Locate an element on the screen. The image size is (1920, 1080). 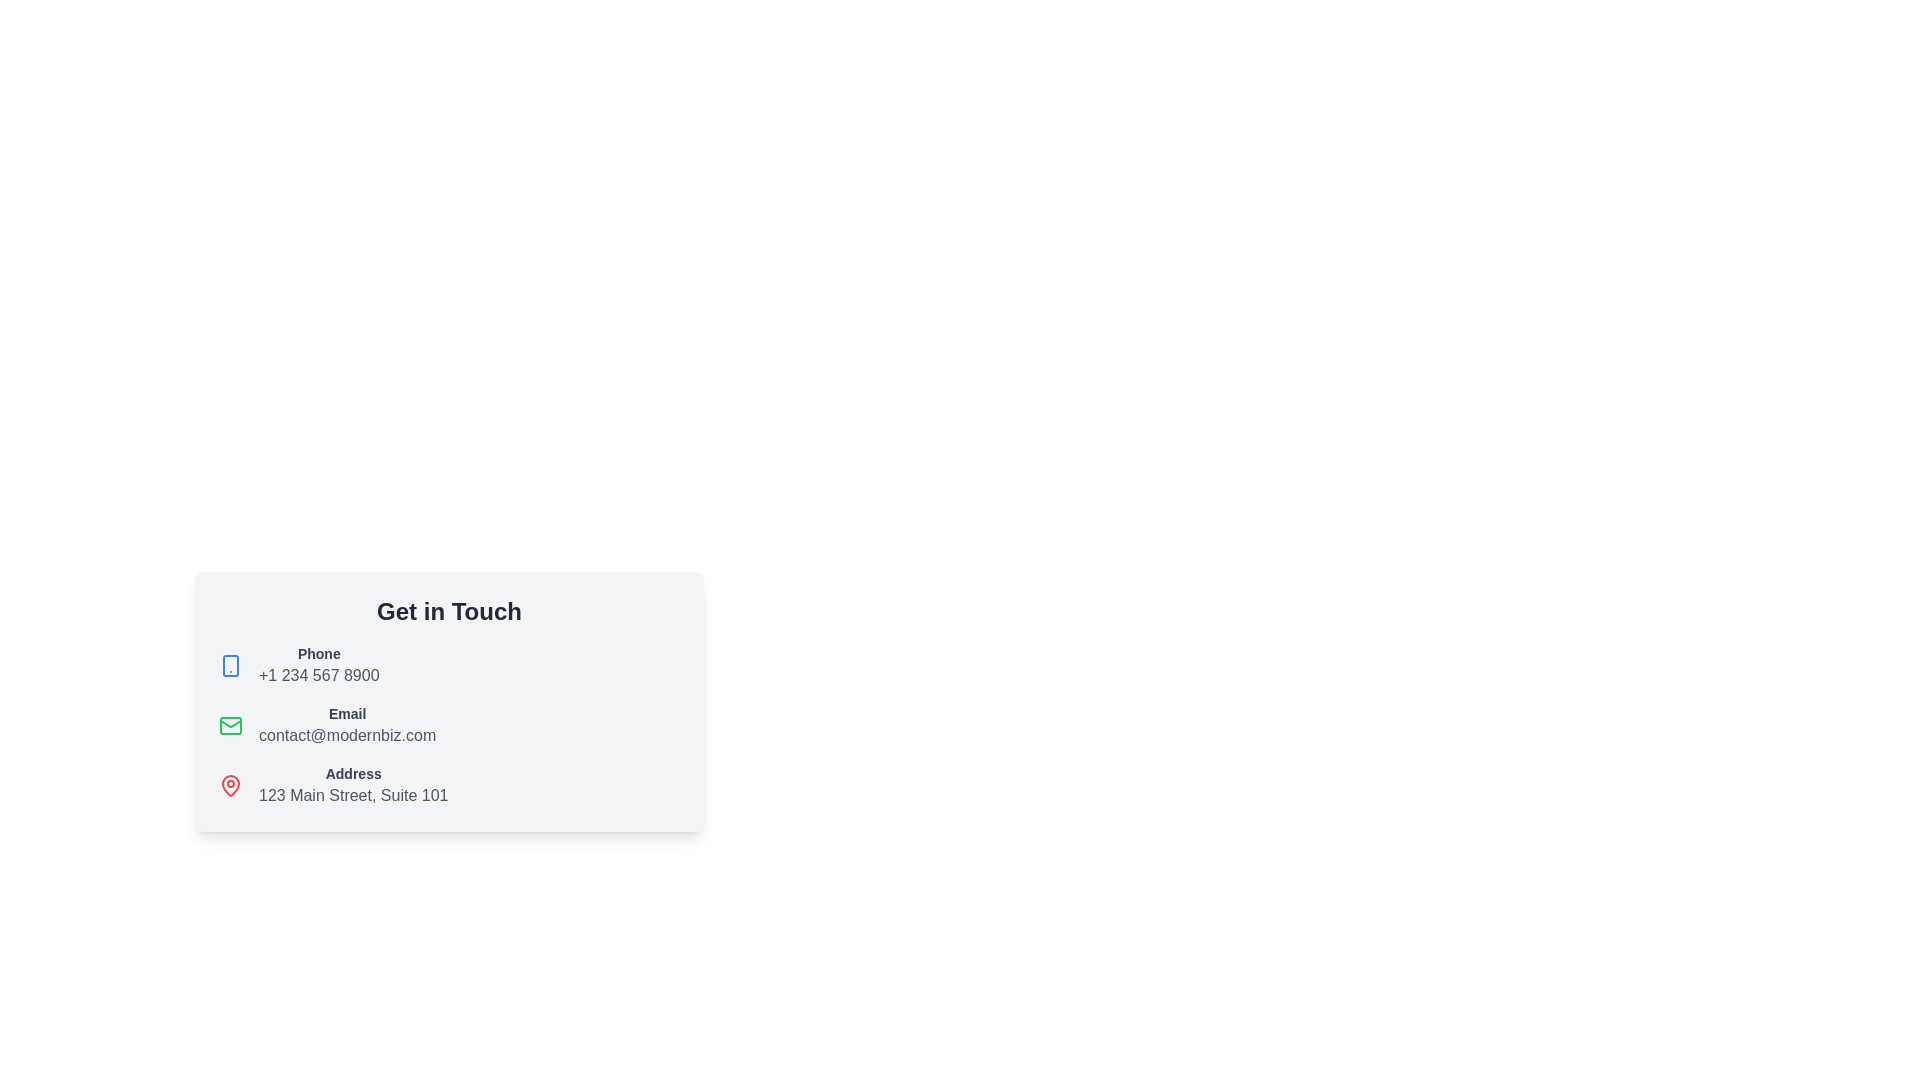
the envelope icon representing email functionality, which is located in the center-right region of the interface, part of the contact information section is located at coordinates (230, 725).